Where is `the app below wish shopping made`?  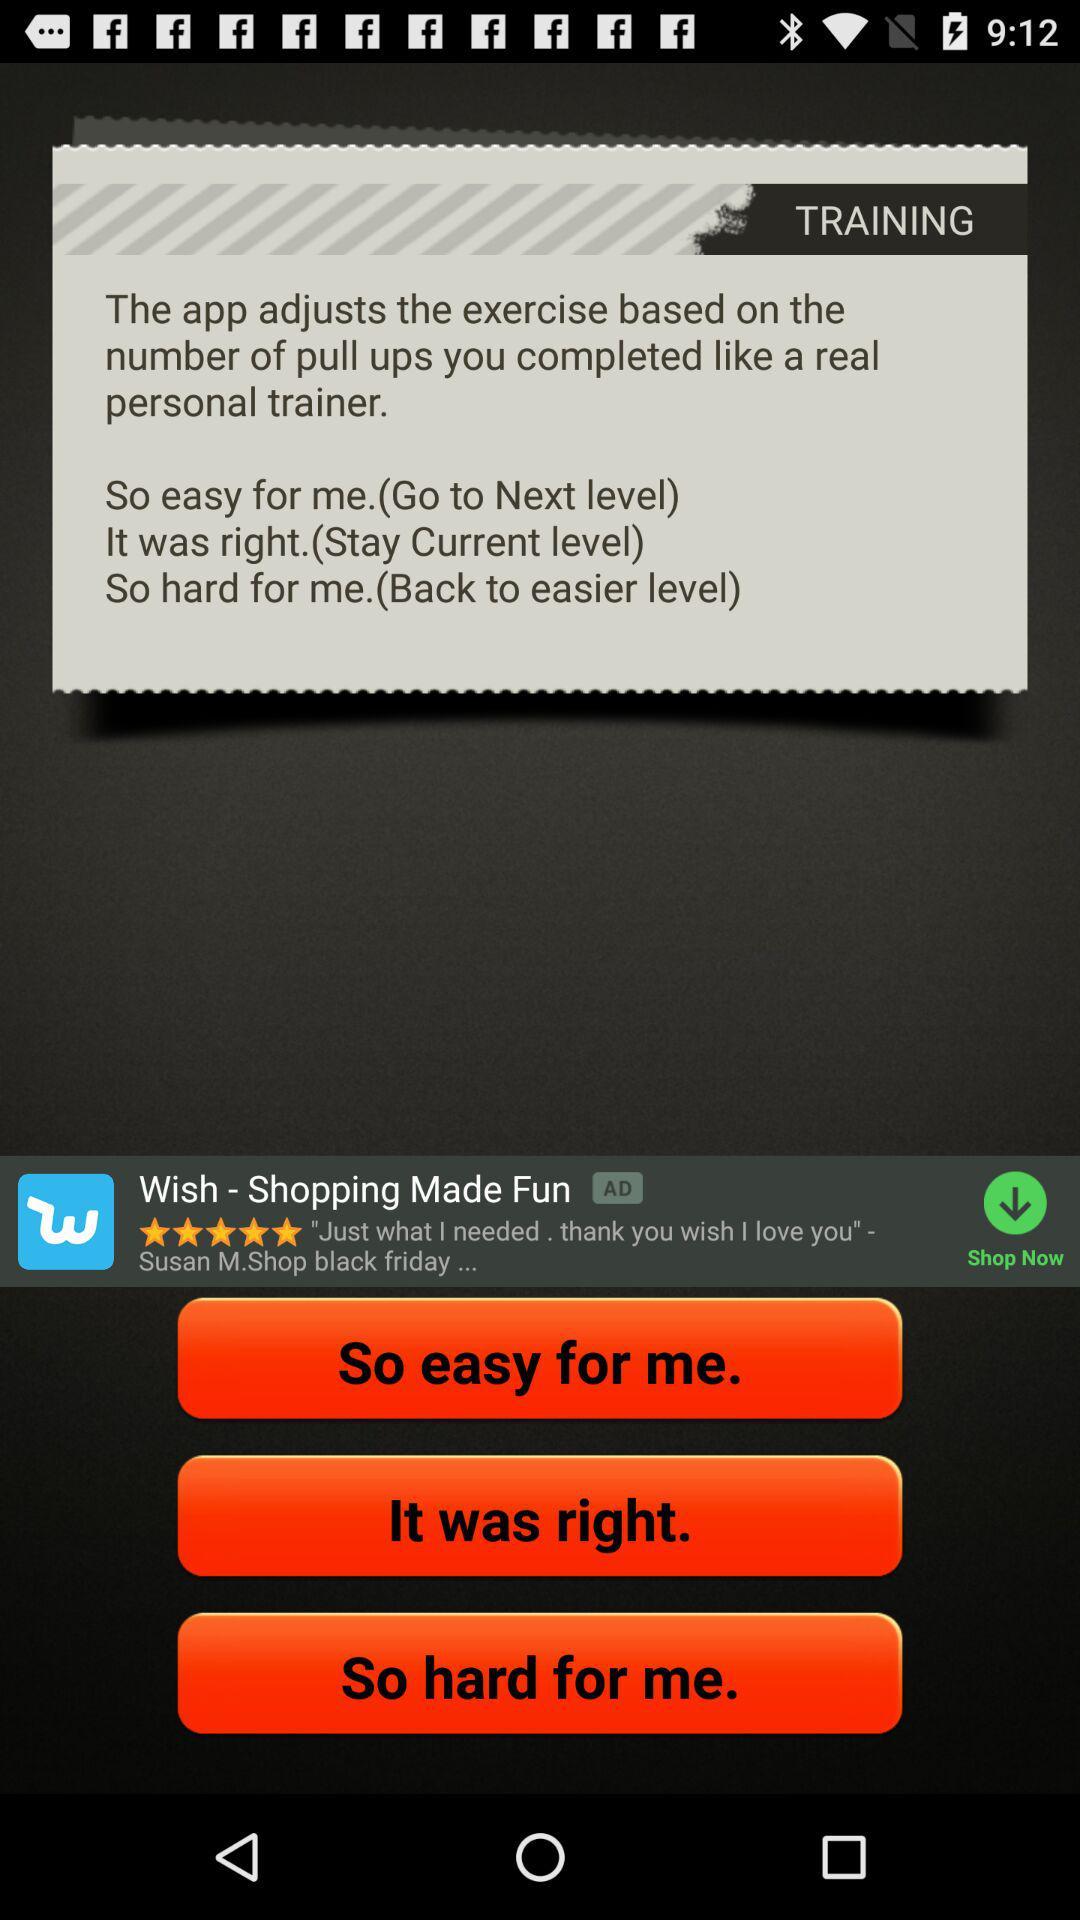 the app below wish shopping made is located at coordinates (542, 1244).